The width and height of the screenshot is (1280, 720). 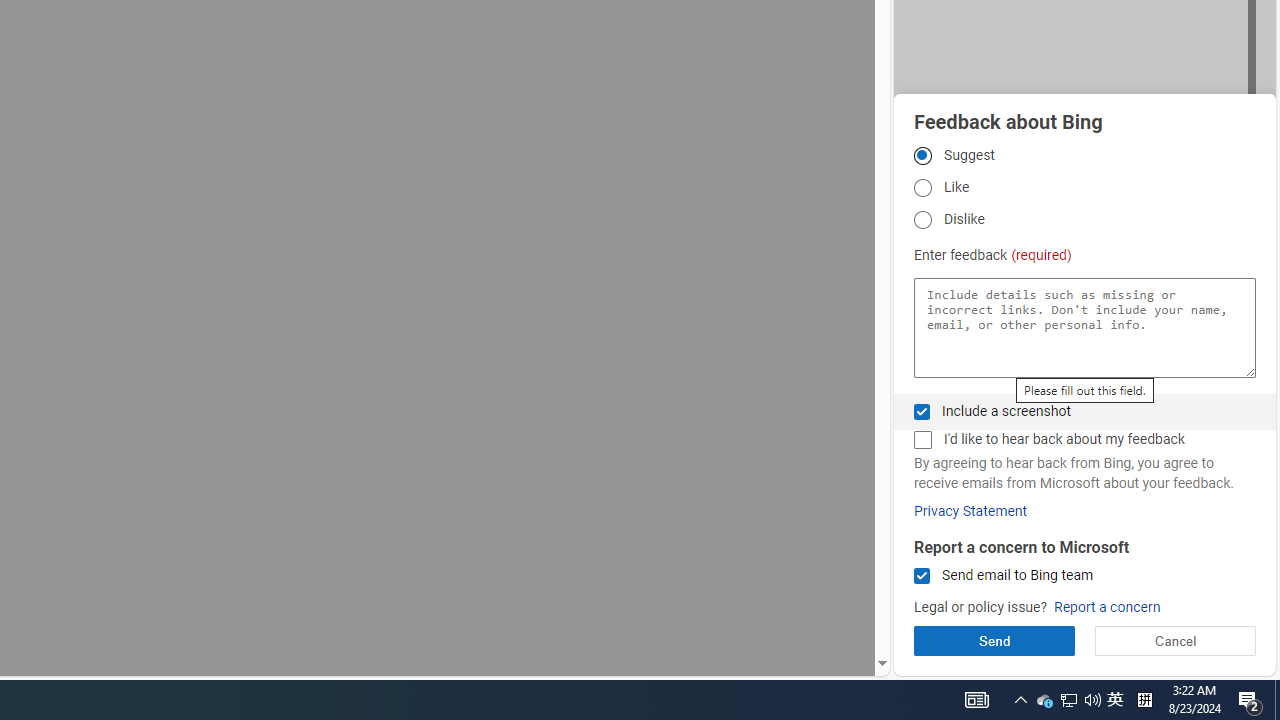 I want to click on 'Send email to Bing team', so click(x=921, y=576).